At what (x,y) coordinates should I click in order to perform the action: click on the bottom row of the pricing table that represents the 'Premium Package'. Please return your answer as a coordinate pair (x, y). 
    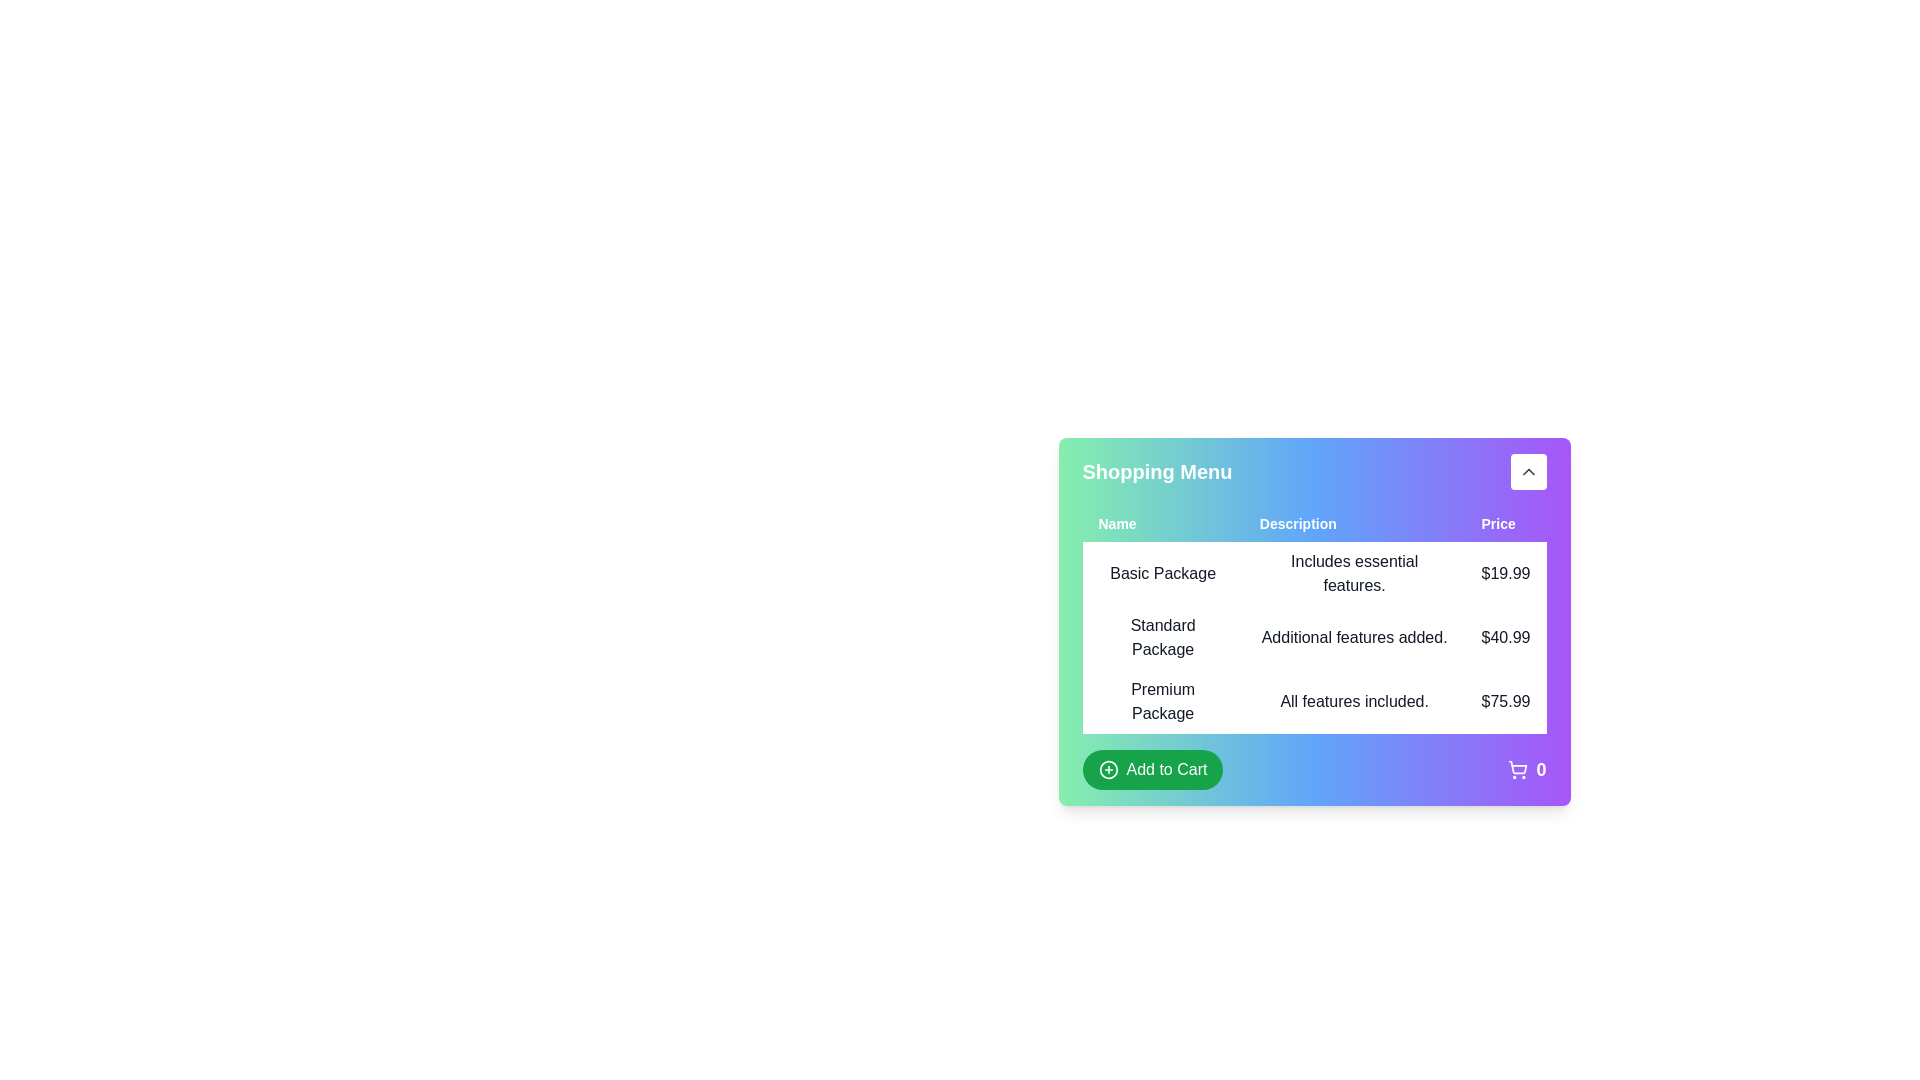
    Looking at the image, I should click on (1314, 701).